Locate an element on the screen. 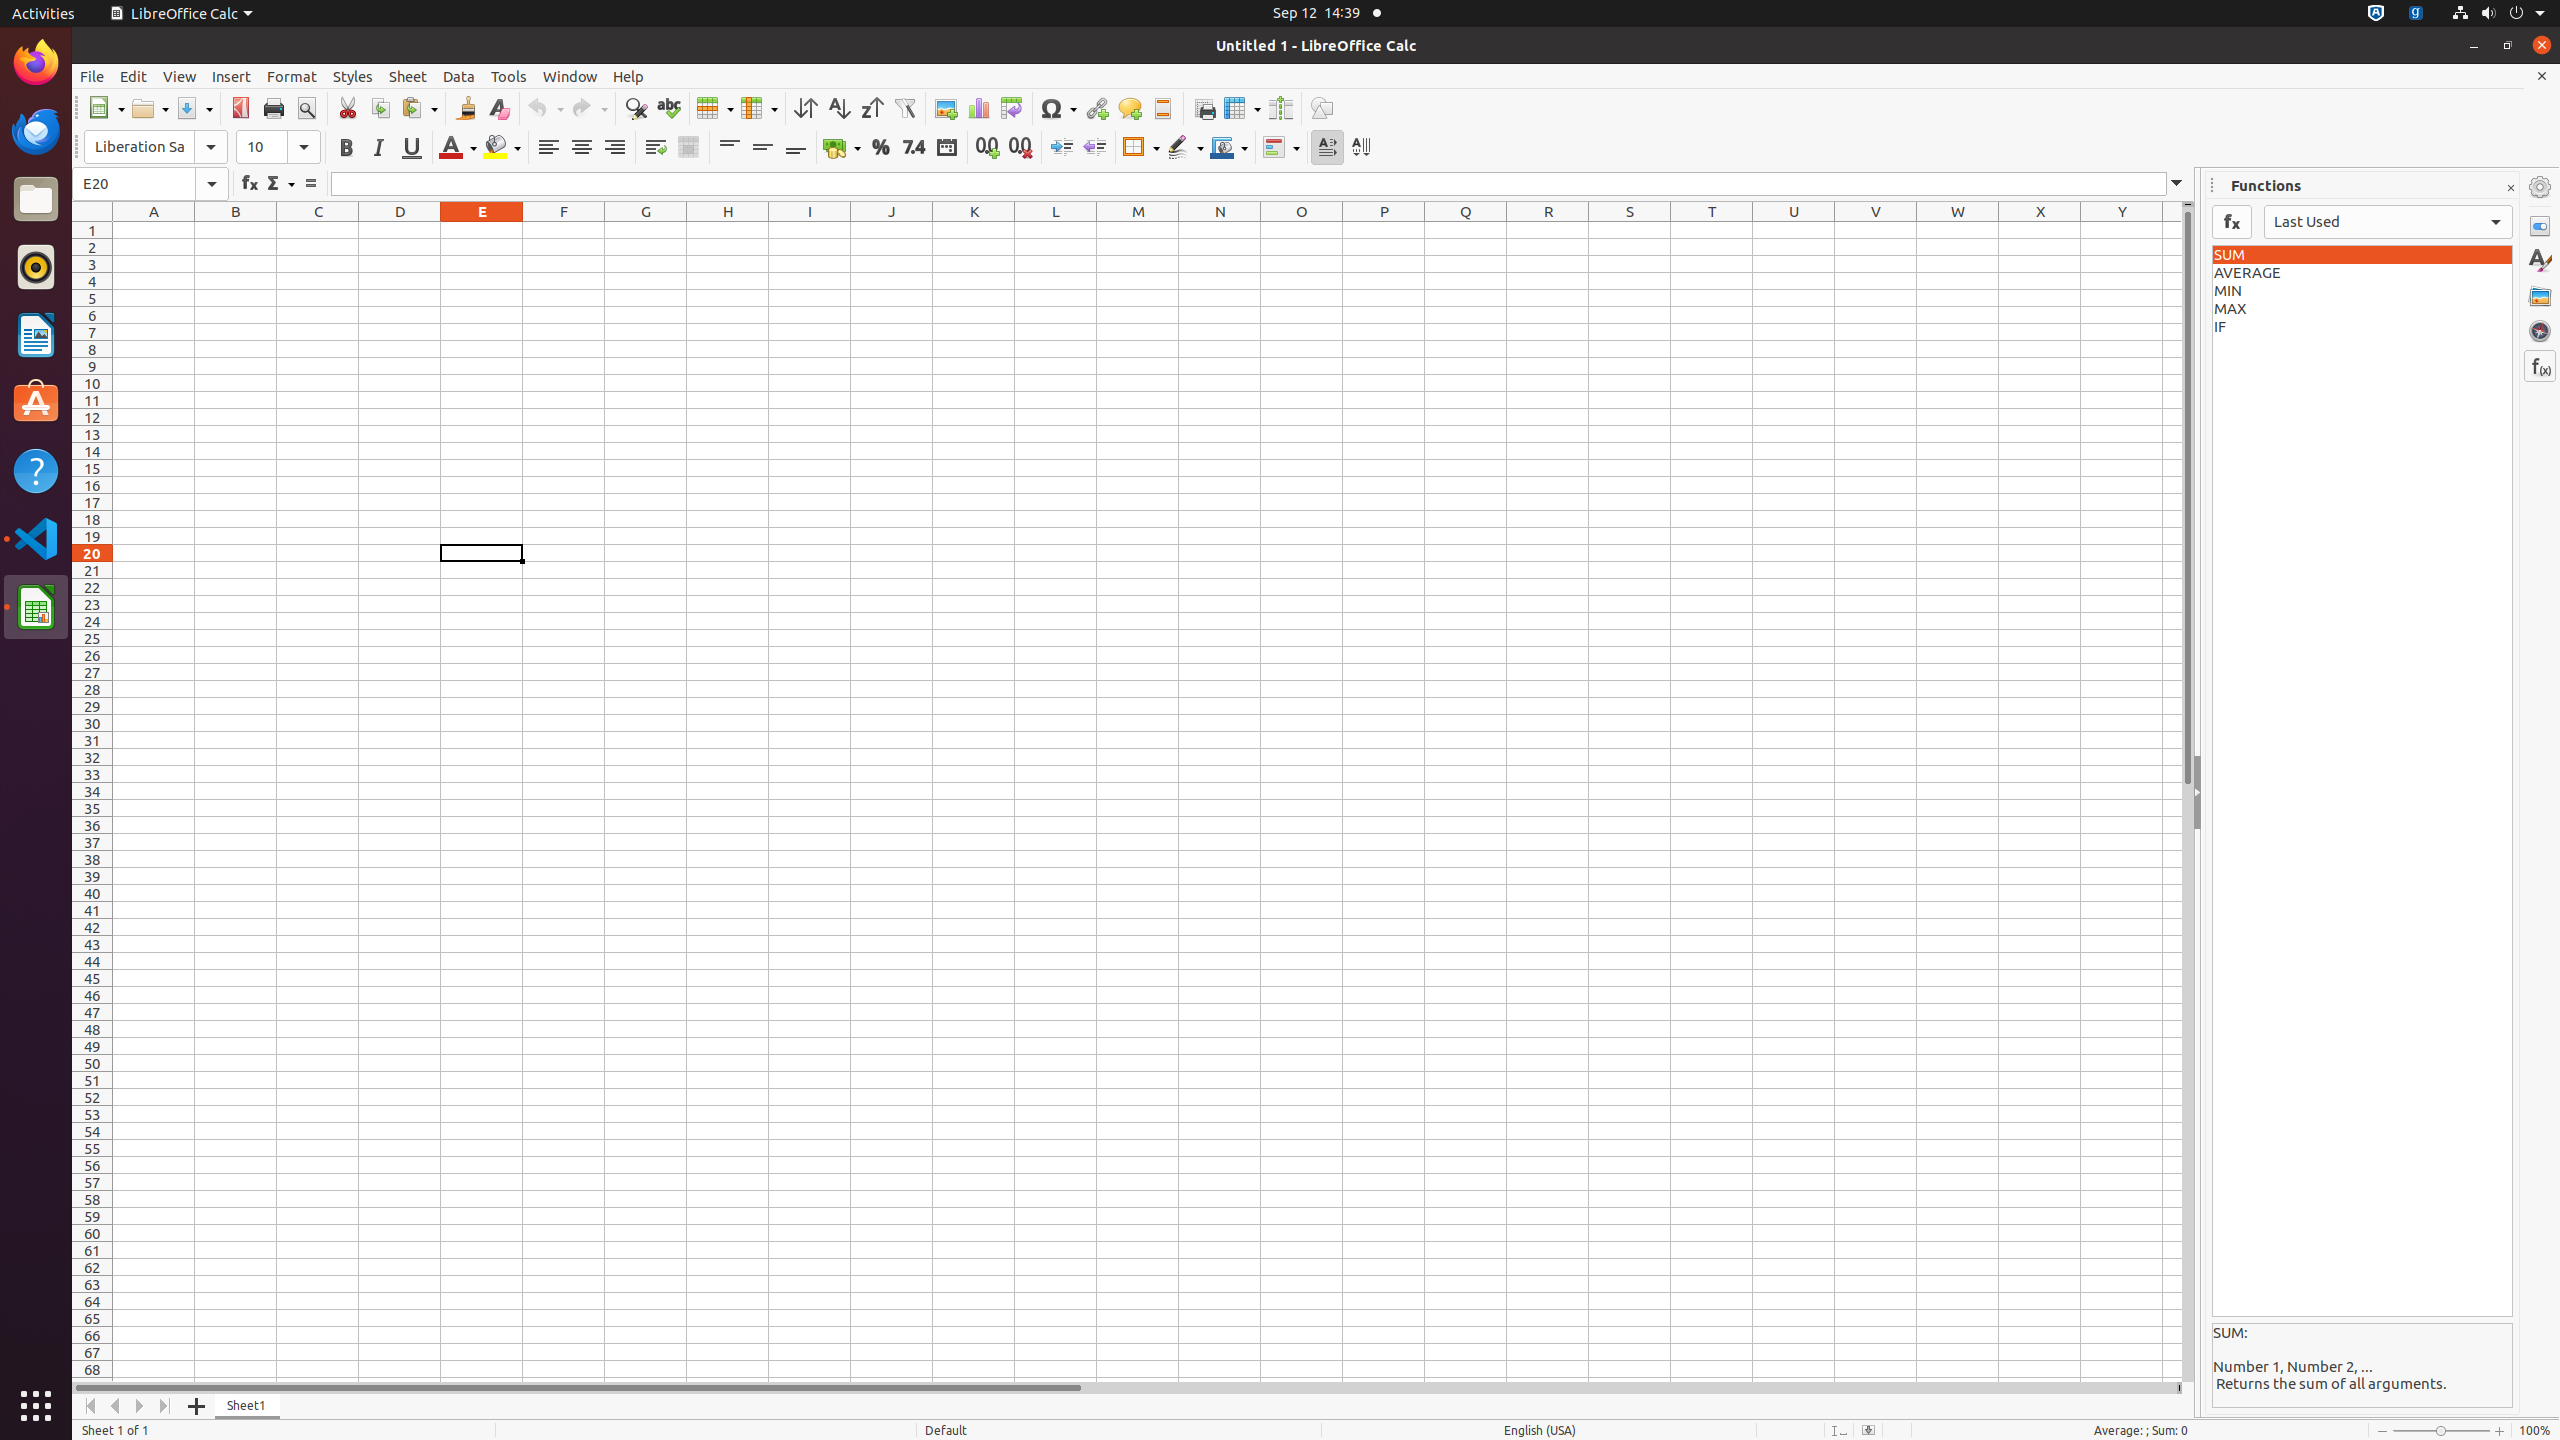  'Draw Functions' is located at coordinates (1320, 107).